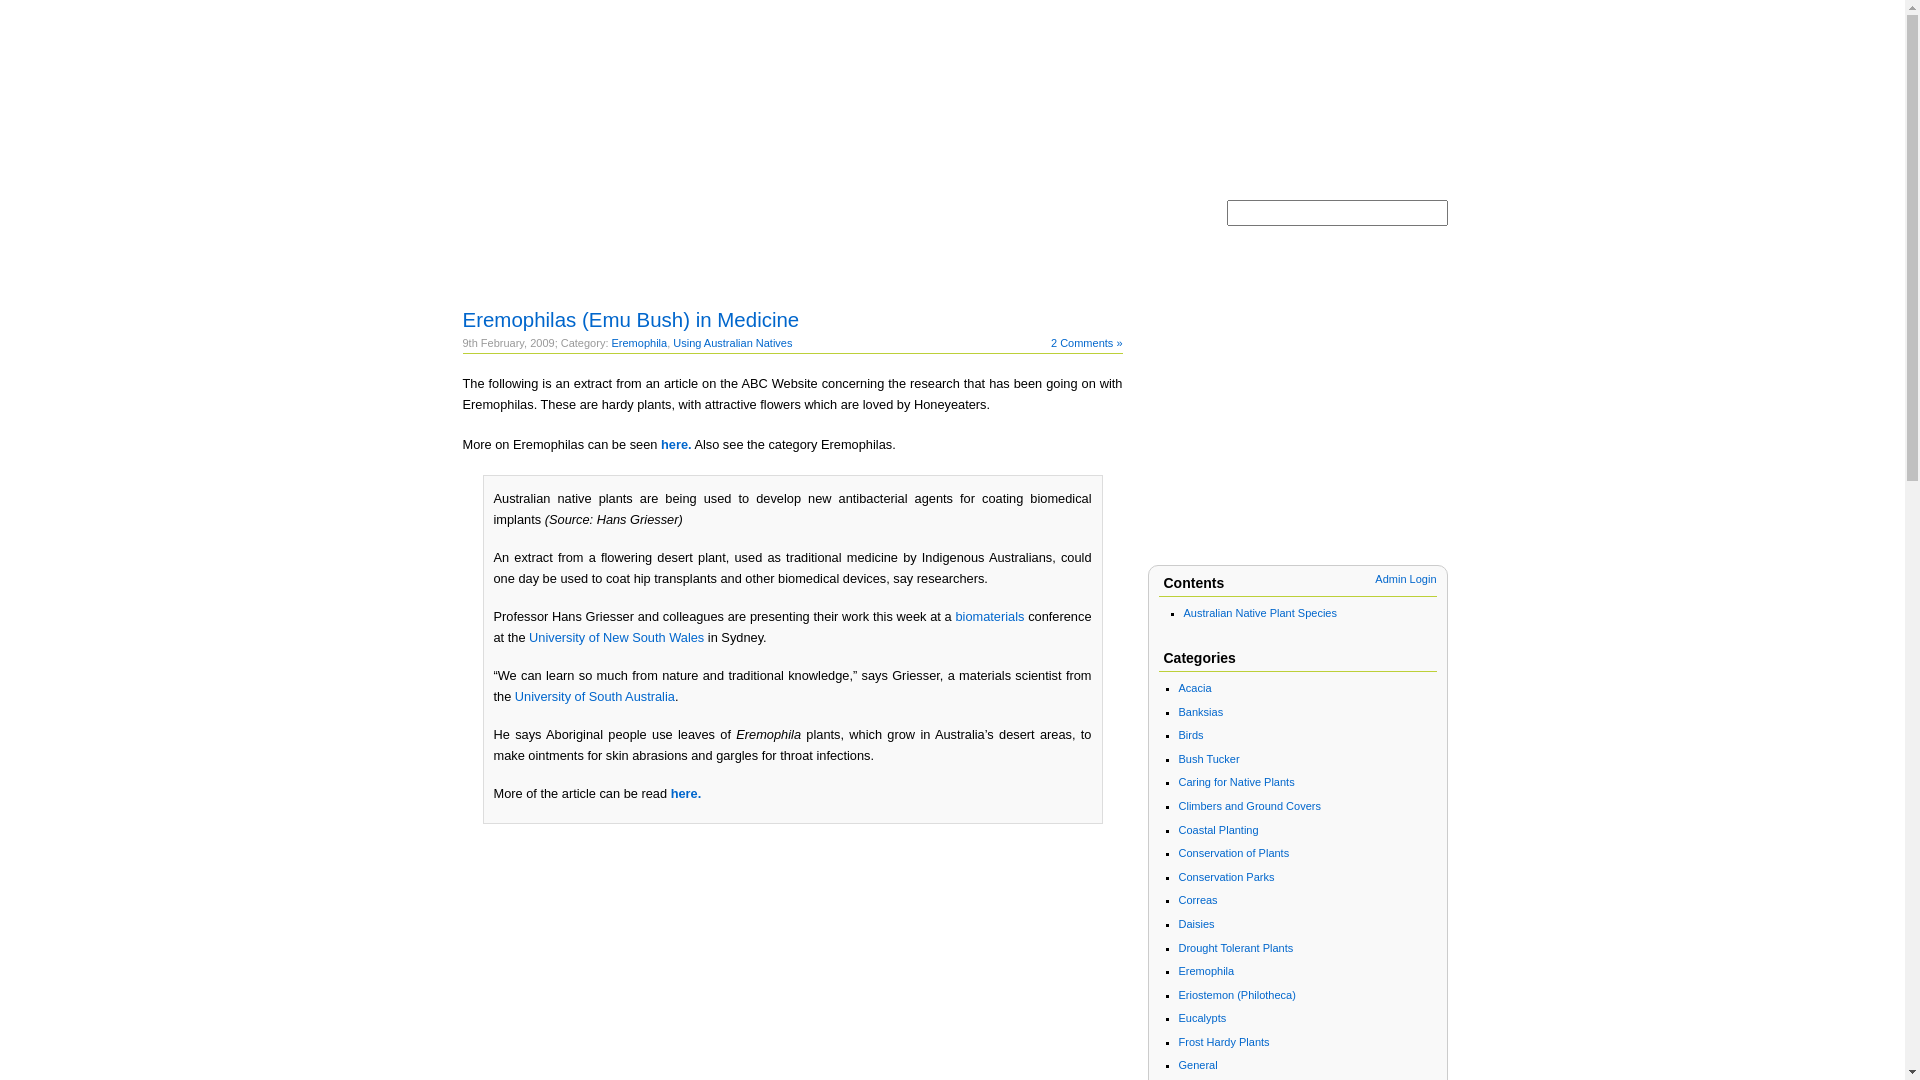  What do you see at coordinates (989, 615) in the screenshot?
I see `'biomaterials'` at bounding box center [989, 615].